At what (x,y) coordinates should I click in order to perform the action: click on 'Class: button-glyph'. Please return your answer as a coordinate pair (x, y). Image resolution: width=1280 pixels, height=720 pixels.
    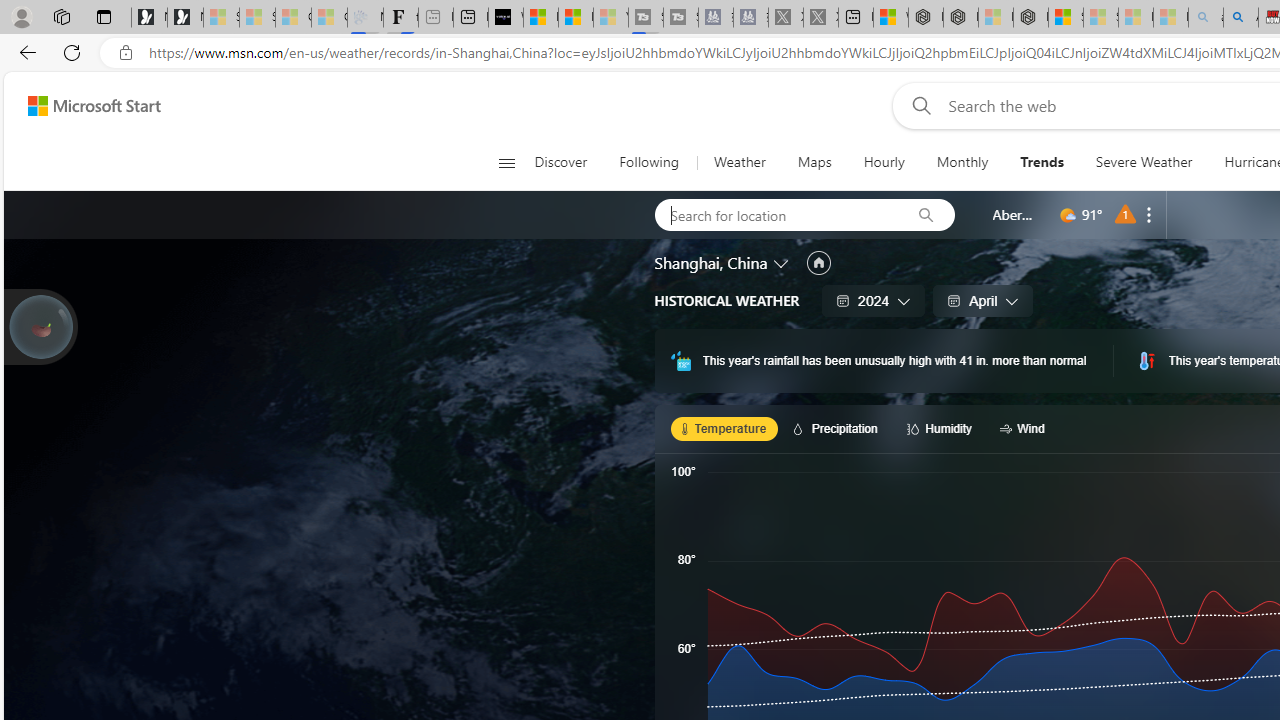
    Looking at the image, I should click on (506, 162).